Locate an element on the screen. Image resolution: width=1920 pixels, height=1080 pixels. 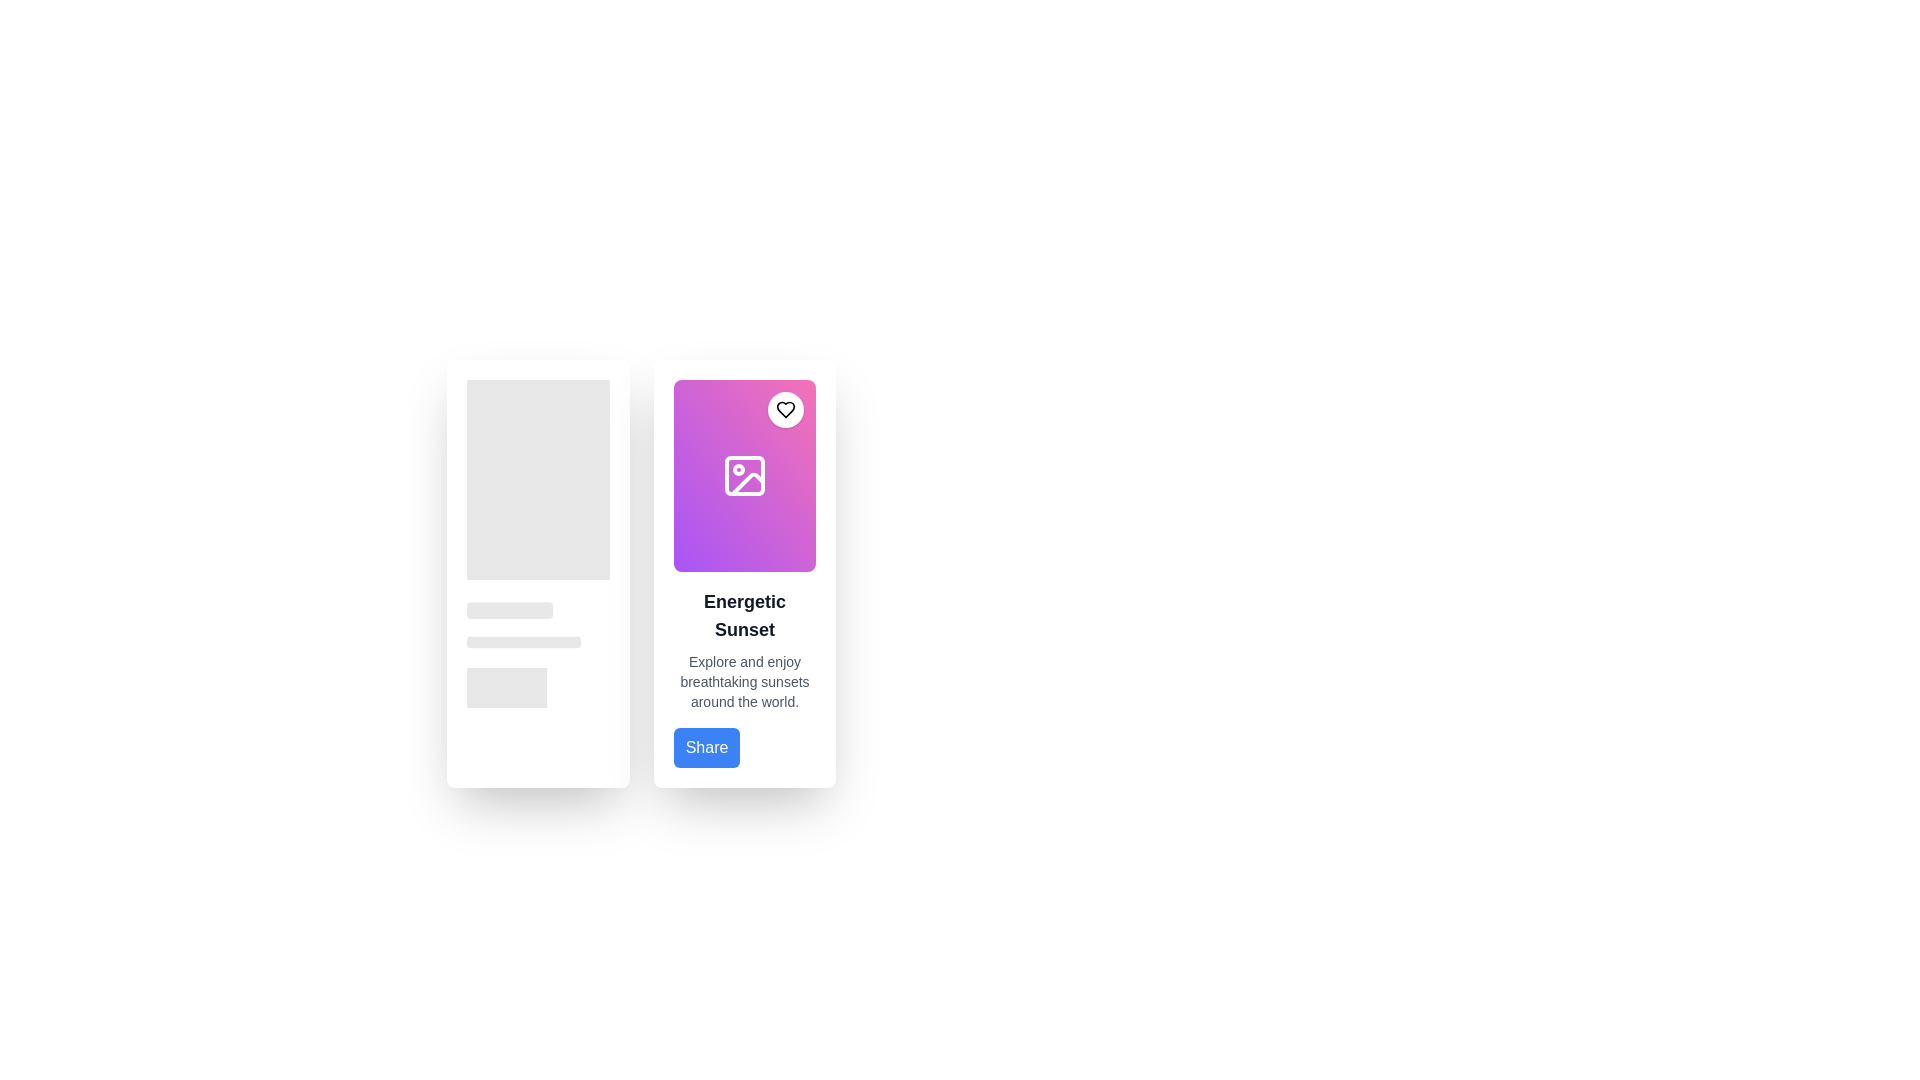
the Skeleton loading placeholder, which is the second element from the top in the leftmost card of the interface, representing content that is yet to be loaded is located at coordinates (538, 608).